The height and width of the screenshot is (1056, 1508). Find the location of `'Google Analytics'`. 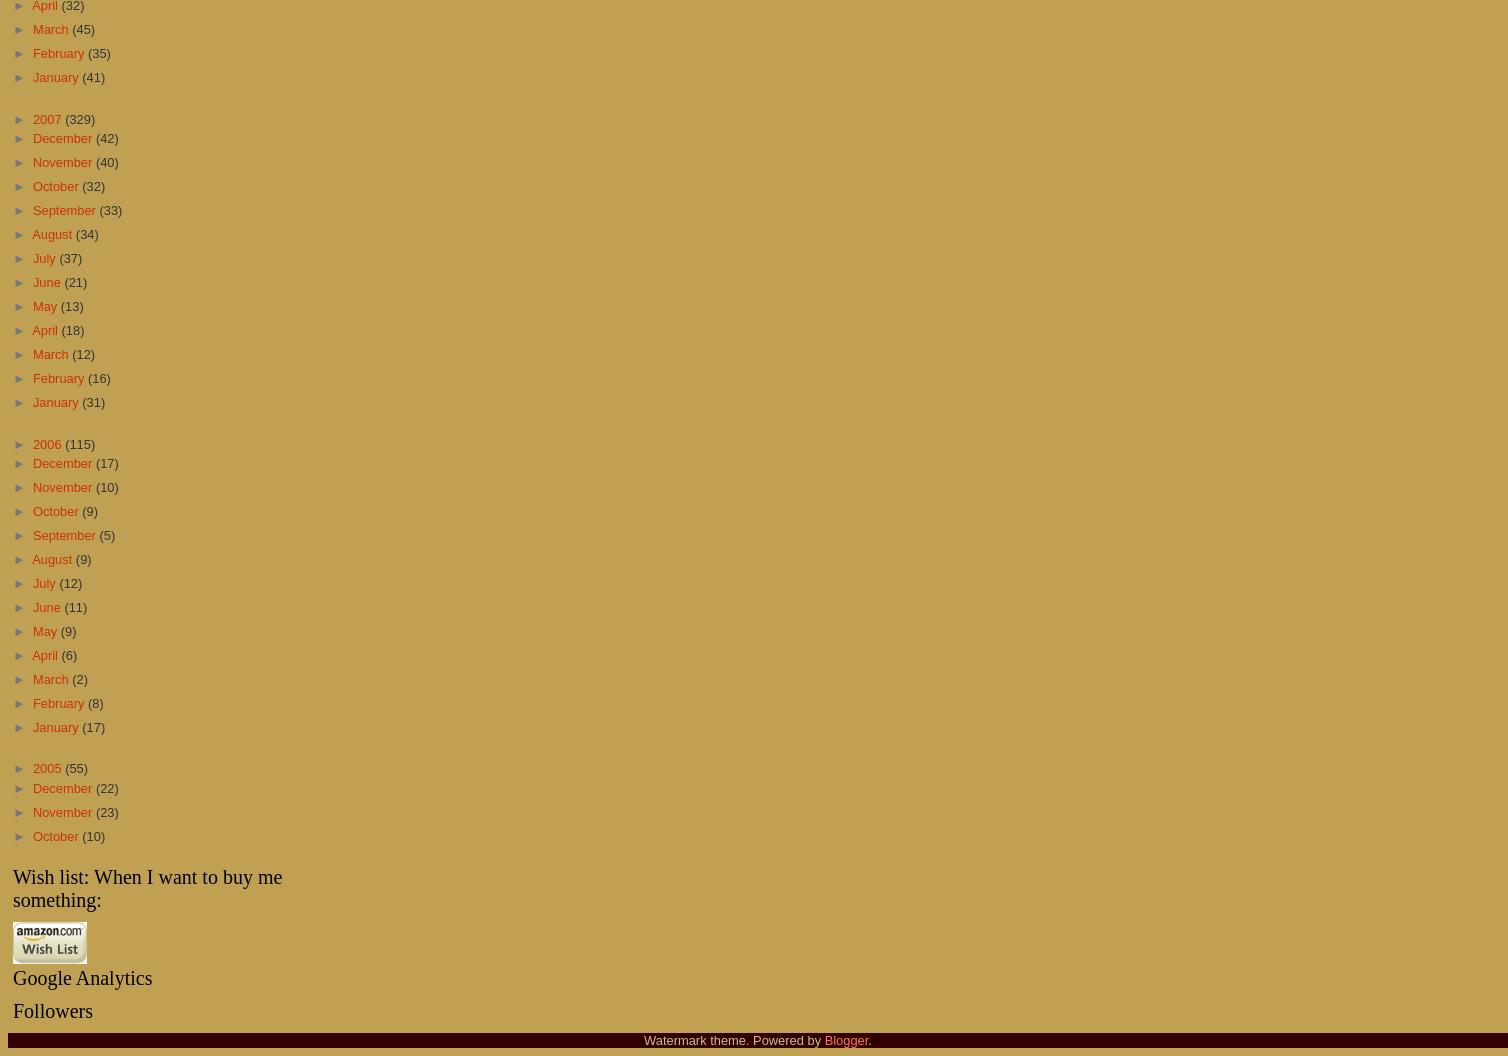

'Google Analytics' is located at coordinates (82, 977).